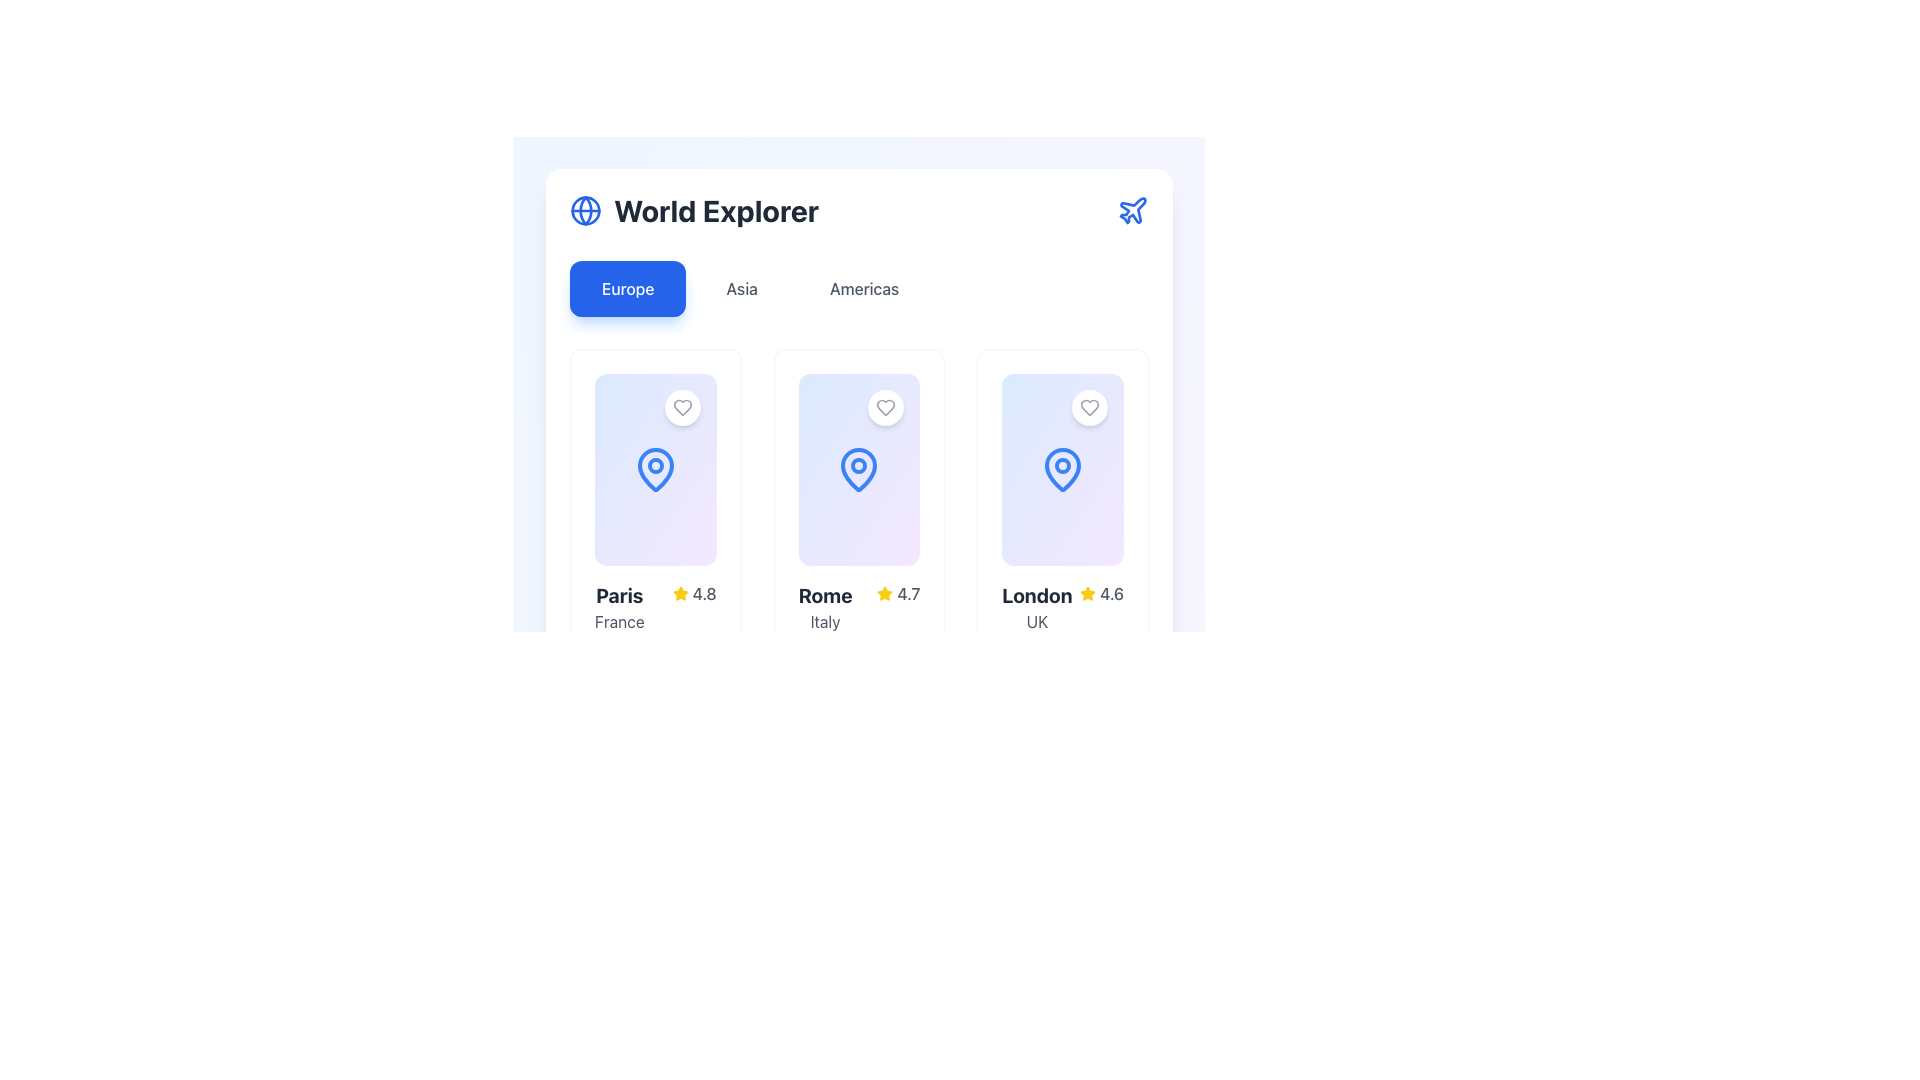  I want to click on the geographic location marker icon situated in the first card labeled 'Paris\nFrance' which displays a rating with stars, so click(655, 470).